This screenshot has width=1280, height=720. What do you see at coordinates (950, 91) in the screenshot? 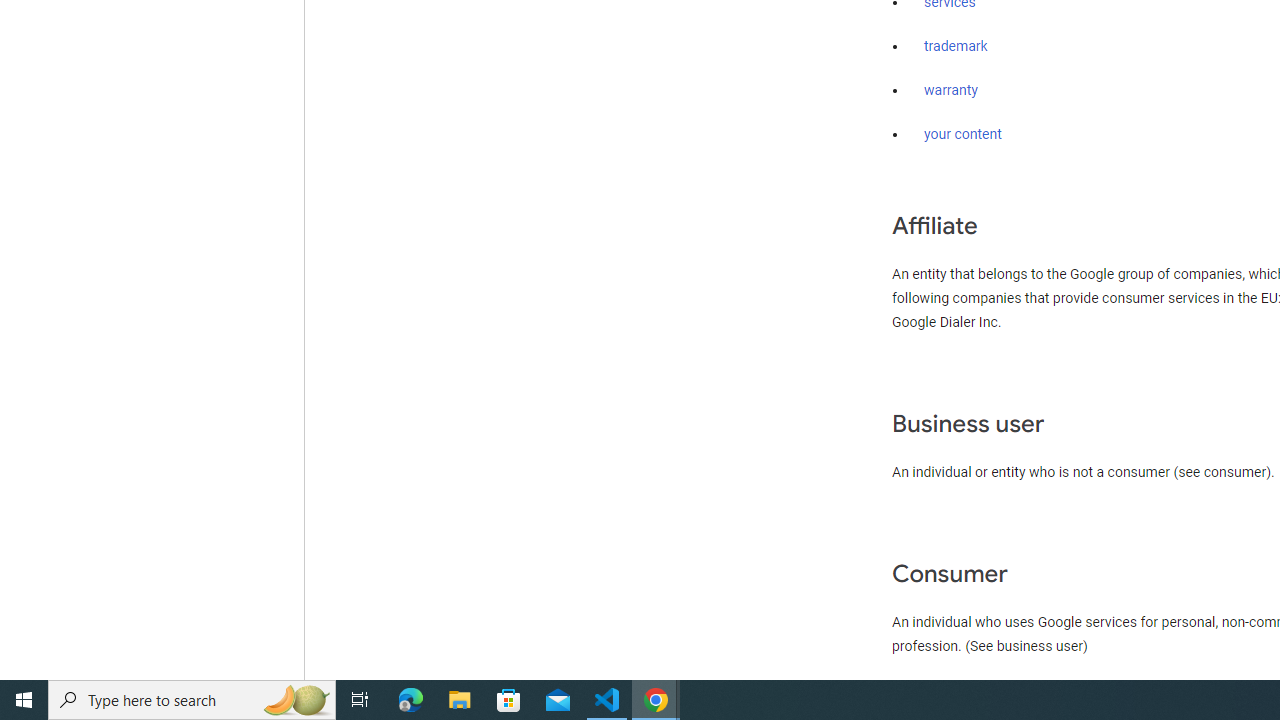
I see `'warranty'` at bounding box center [950, 91].